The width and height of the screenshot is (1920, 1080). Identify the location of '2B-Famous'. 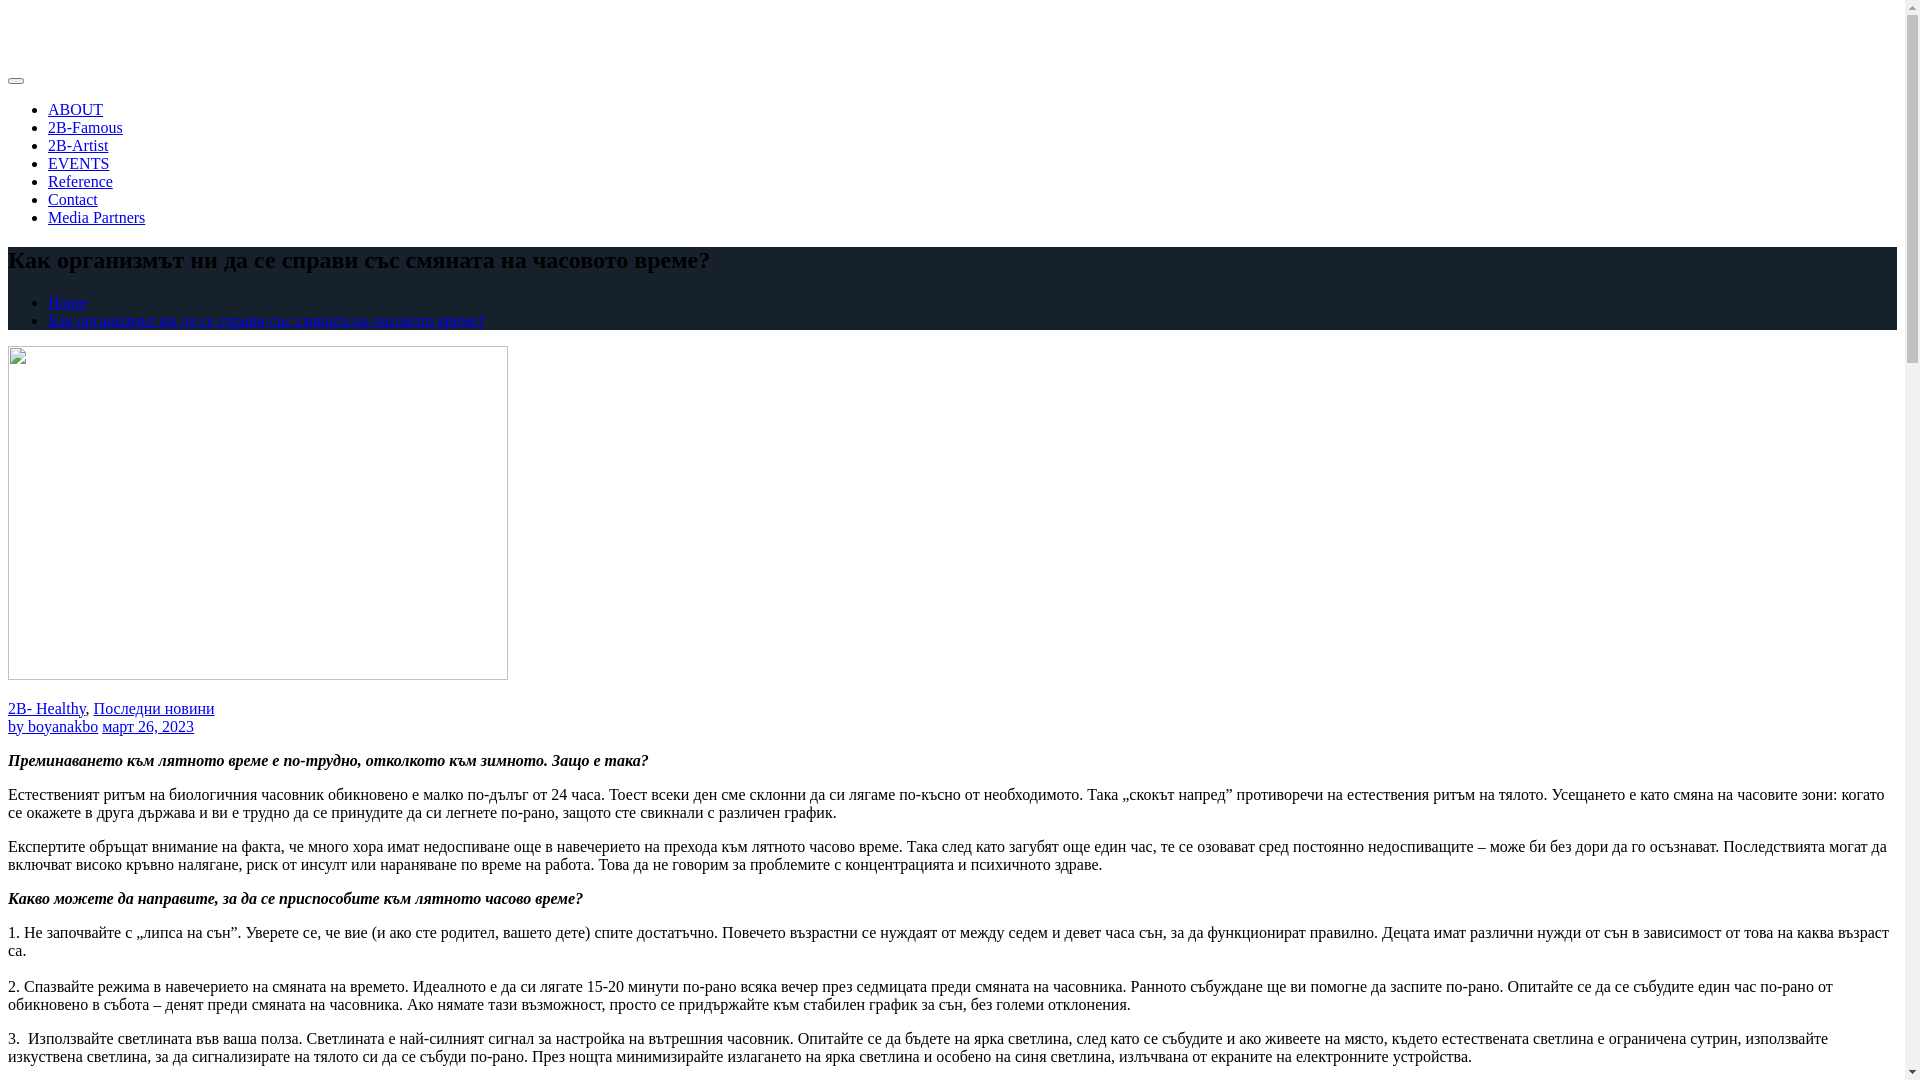
(48, 127).